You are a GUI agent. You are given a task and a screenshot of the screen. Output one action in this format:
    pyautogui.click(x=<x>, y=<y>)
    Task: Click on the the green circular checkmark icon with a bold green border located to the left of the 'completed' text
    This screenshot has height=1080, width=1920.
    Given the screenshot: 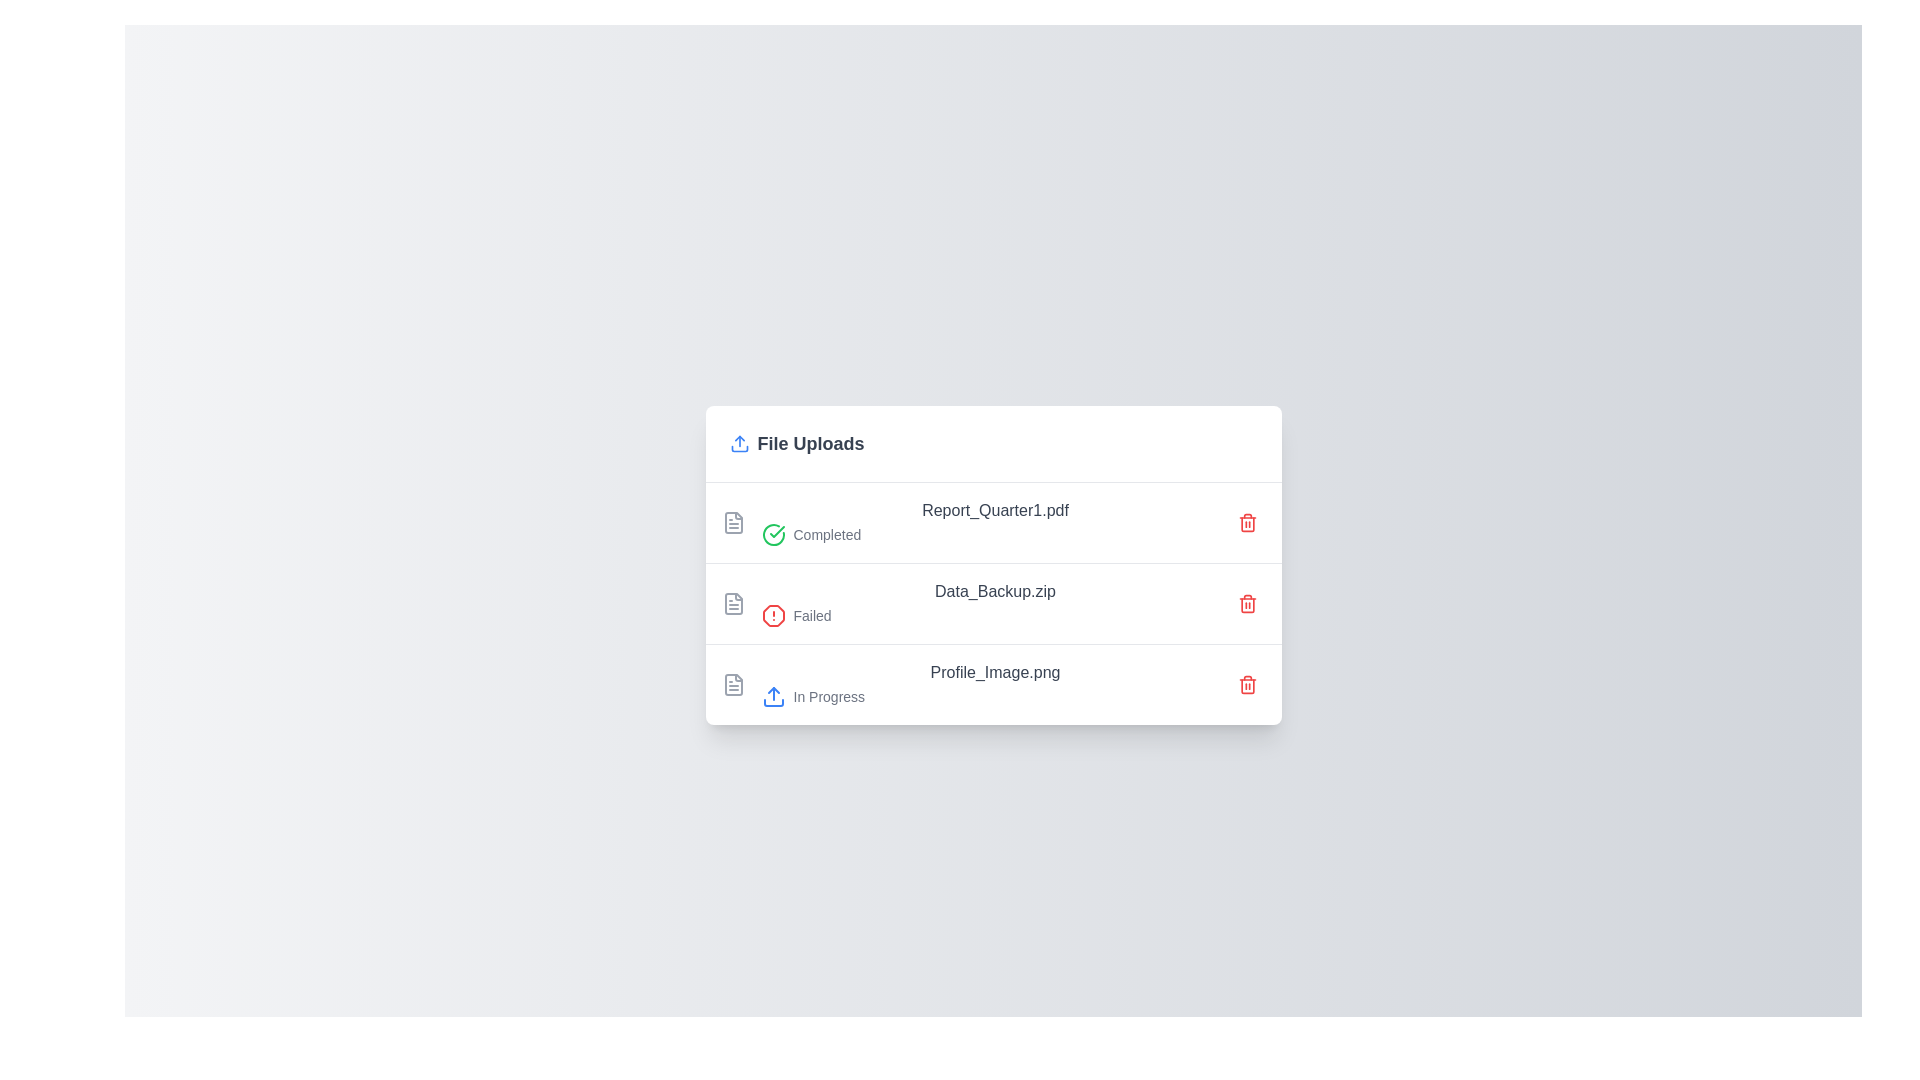 What is the action you would take?
    pyautogui.click(x=772, y=533)
    